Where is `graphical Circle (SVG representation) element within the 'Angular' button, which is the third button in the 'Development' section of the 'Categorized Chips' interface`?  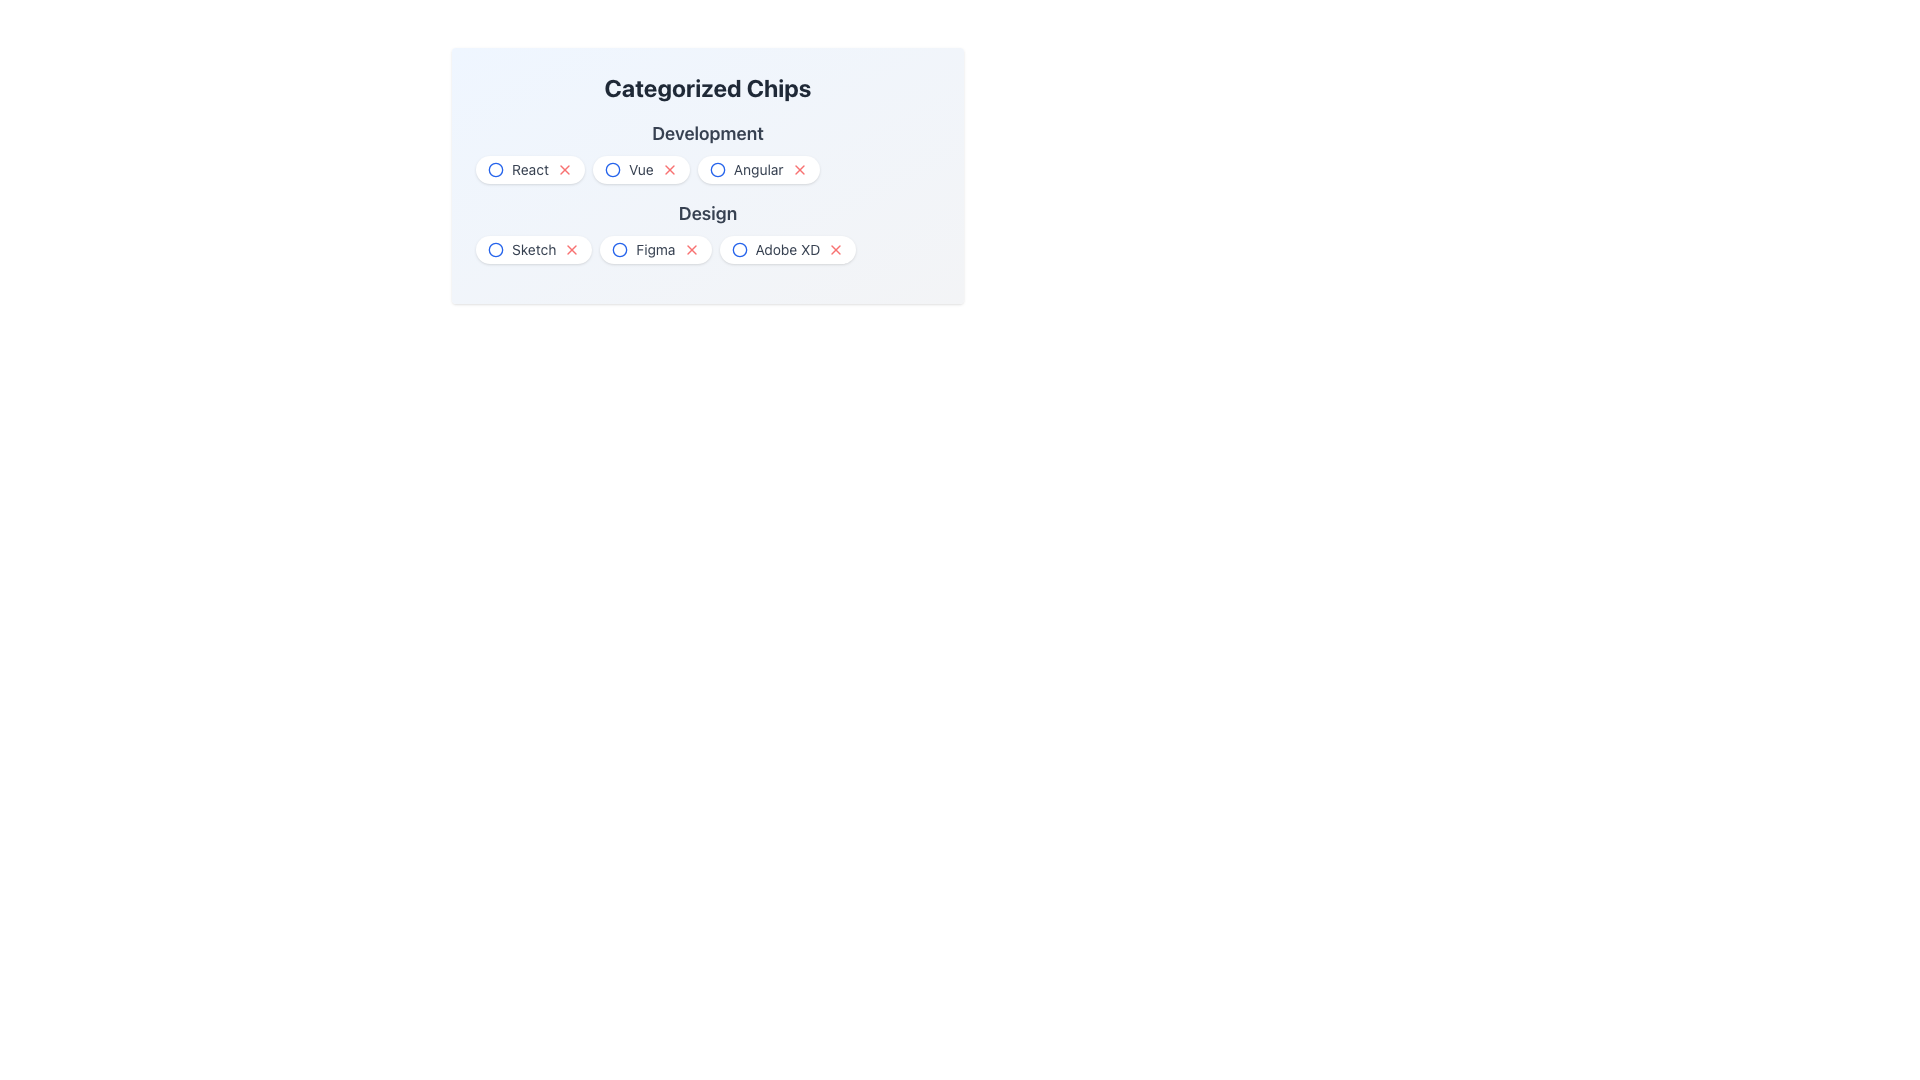 graphical Circle (SVG representation) element within the 'Angular' button, which is the third button in the 'Development' section of the 'Categorized Chips' interface is located at coordinates (717, 168).